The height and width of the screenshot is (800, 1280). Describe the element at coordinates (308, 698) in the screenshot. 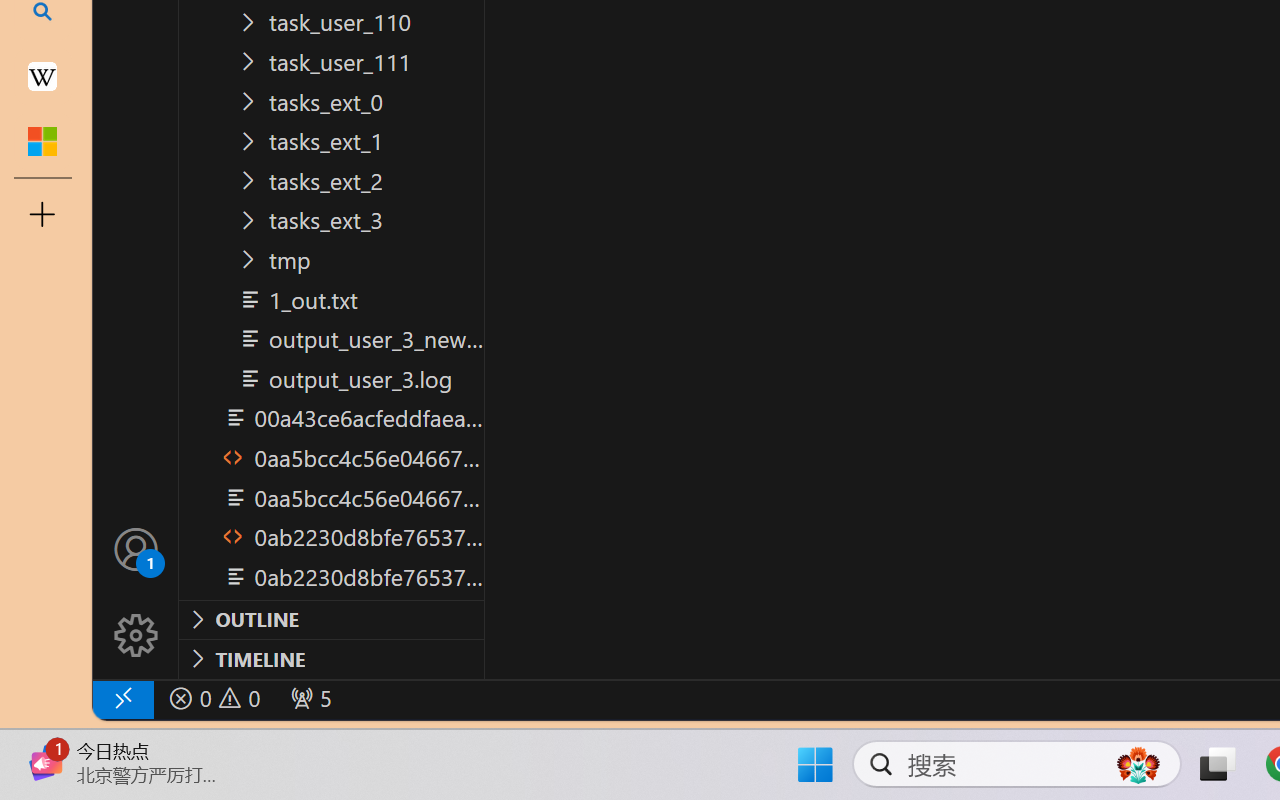

I see `'Forwarded Ports: 36301, 47065, 38781, 45817, 50331'` at that location.